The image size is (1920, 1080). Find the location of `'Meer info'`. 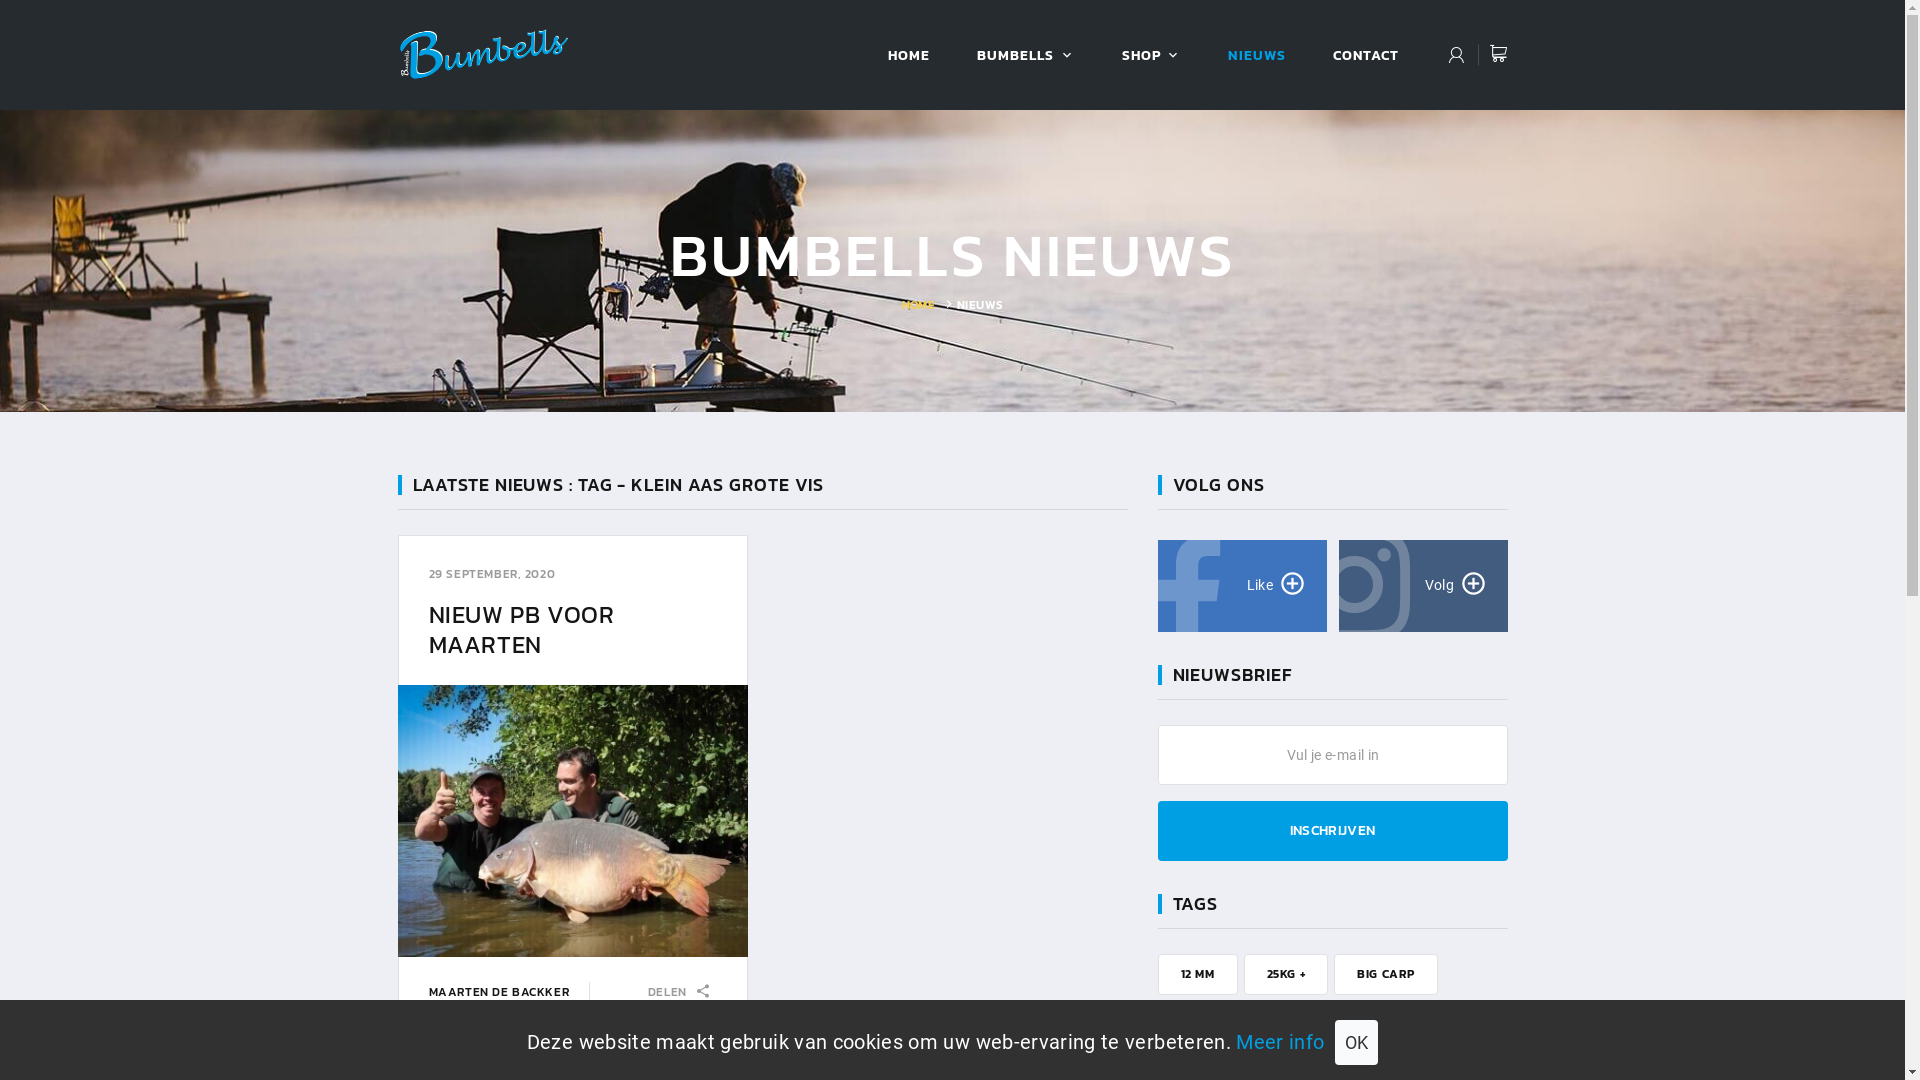

'Meer info' is located at coordinates (1280, 1041).